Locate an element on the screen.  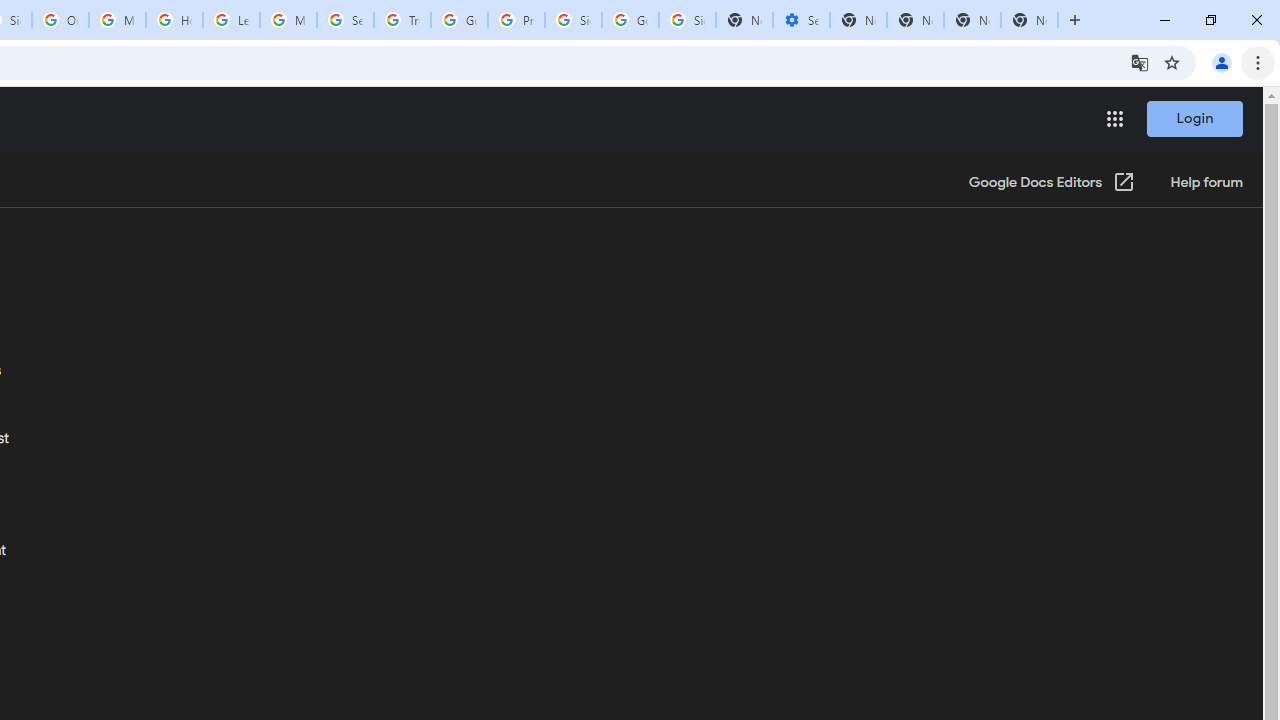
'Translate this page' is located at coordinates (1139, 61).